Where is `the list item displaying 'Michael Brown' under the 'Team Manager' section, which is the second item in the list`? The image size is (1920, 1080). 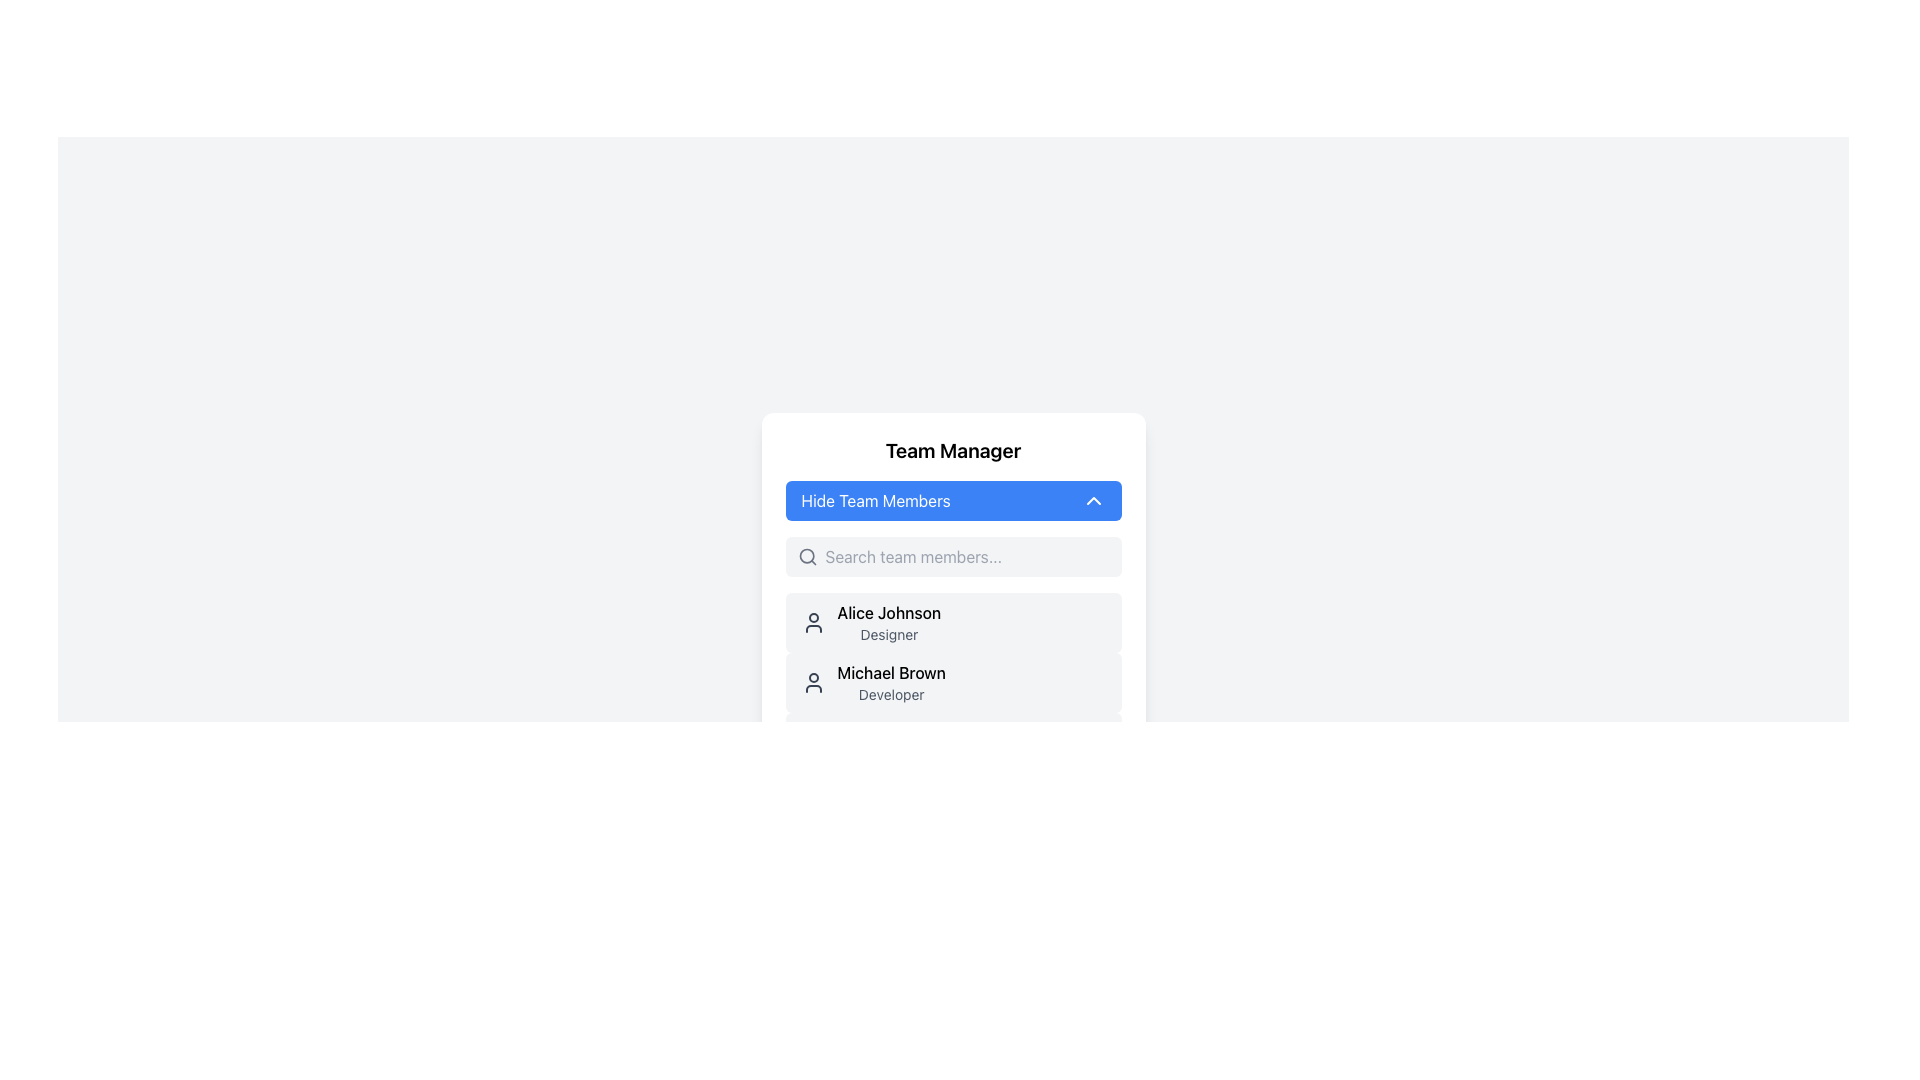
the list item displaying 'Michael Brown' under the 'Team Manager' section, which is the second item in the list is located at coordinates (890, 681).